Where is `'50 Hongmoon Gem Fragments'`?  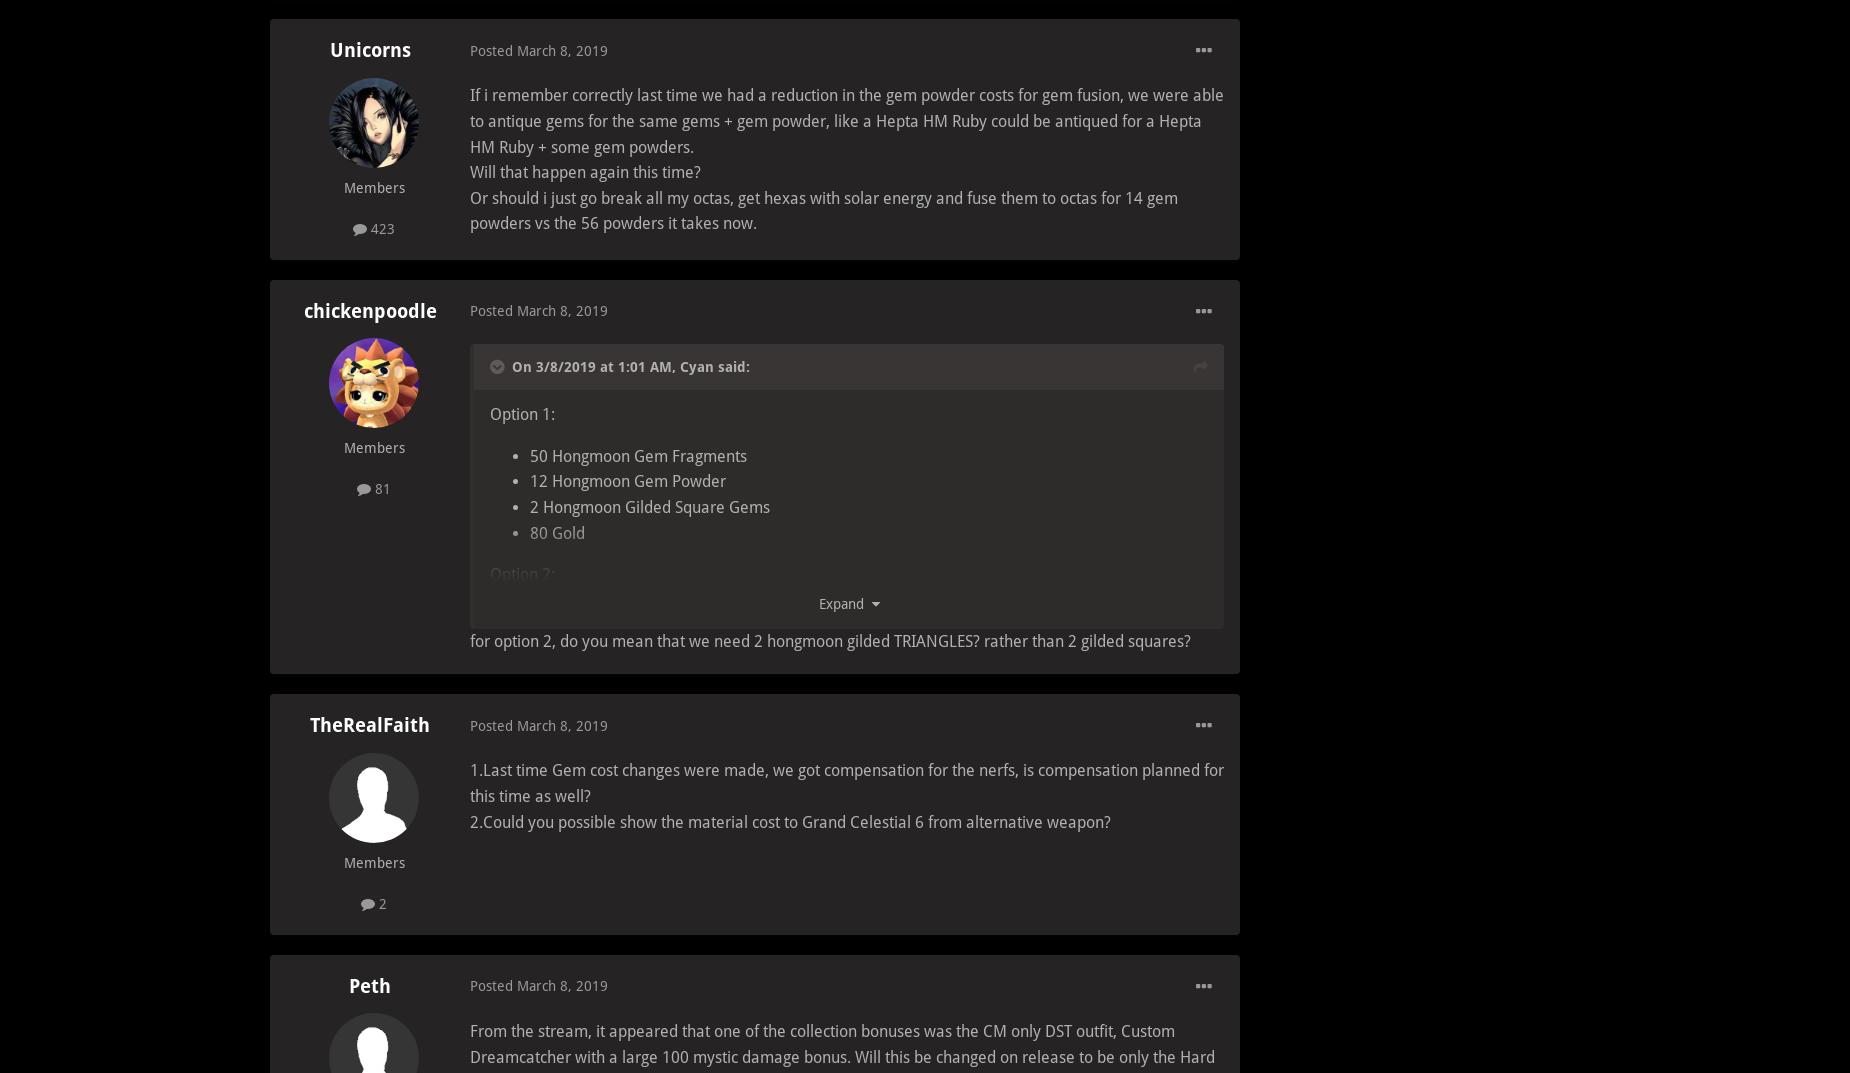
'50 Hongmoon Gem Fragments' is located at coordinates (638, 455).